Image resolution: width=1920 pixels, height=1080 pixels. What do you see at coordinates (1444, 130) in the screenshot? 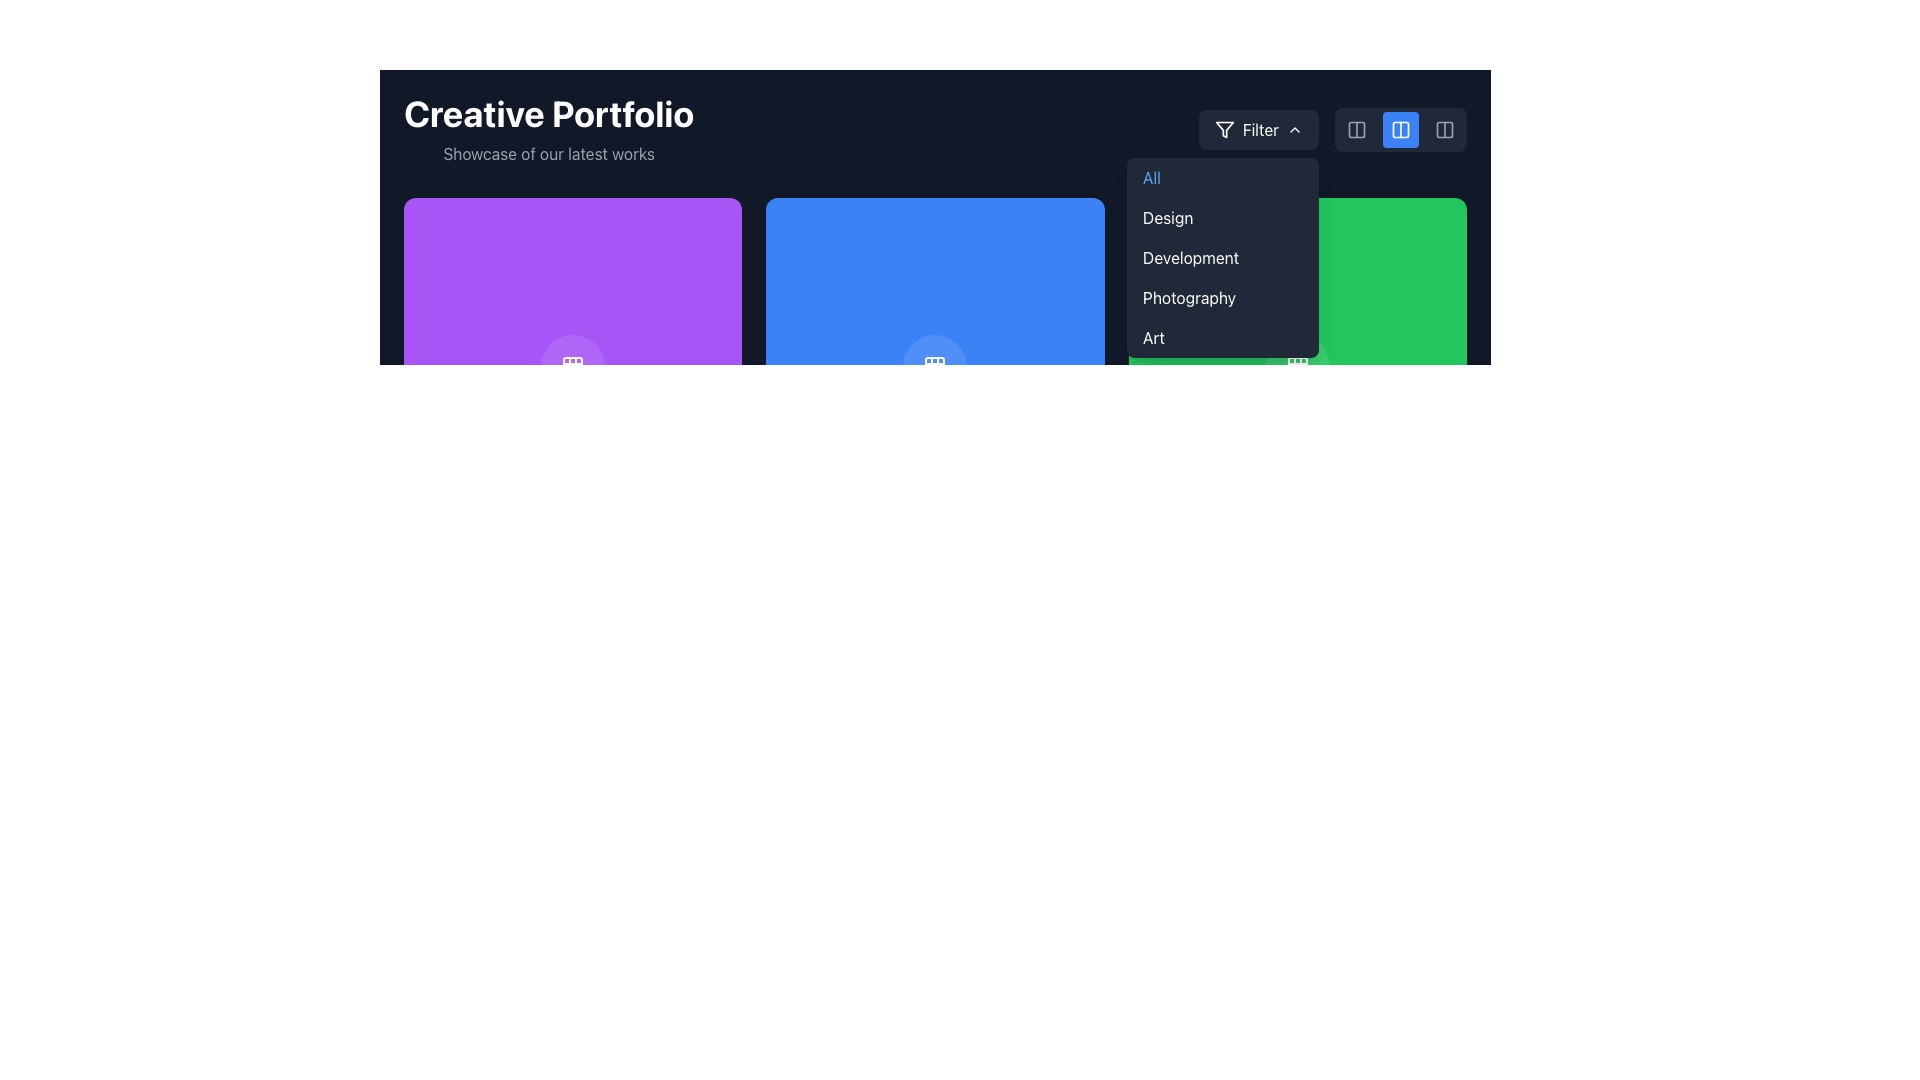
I see `the second last icon button in the top-right section of the application's interface` at bounding box center [1444, 130].